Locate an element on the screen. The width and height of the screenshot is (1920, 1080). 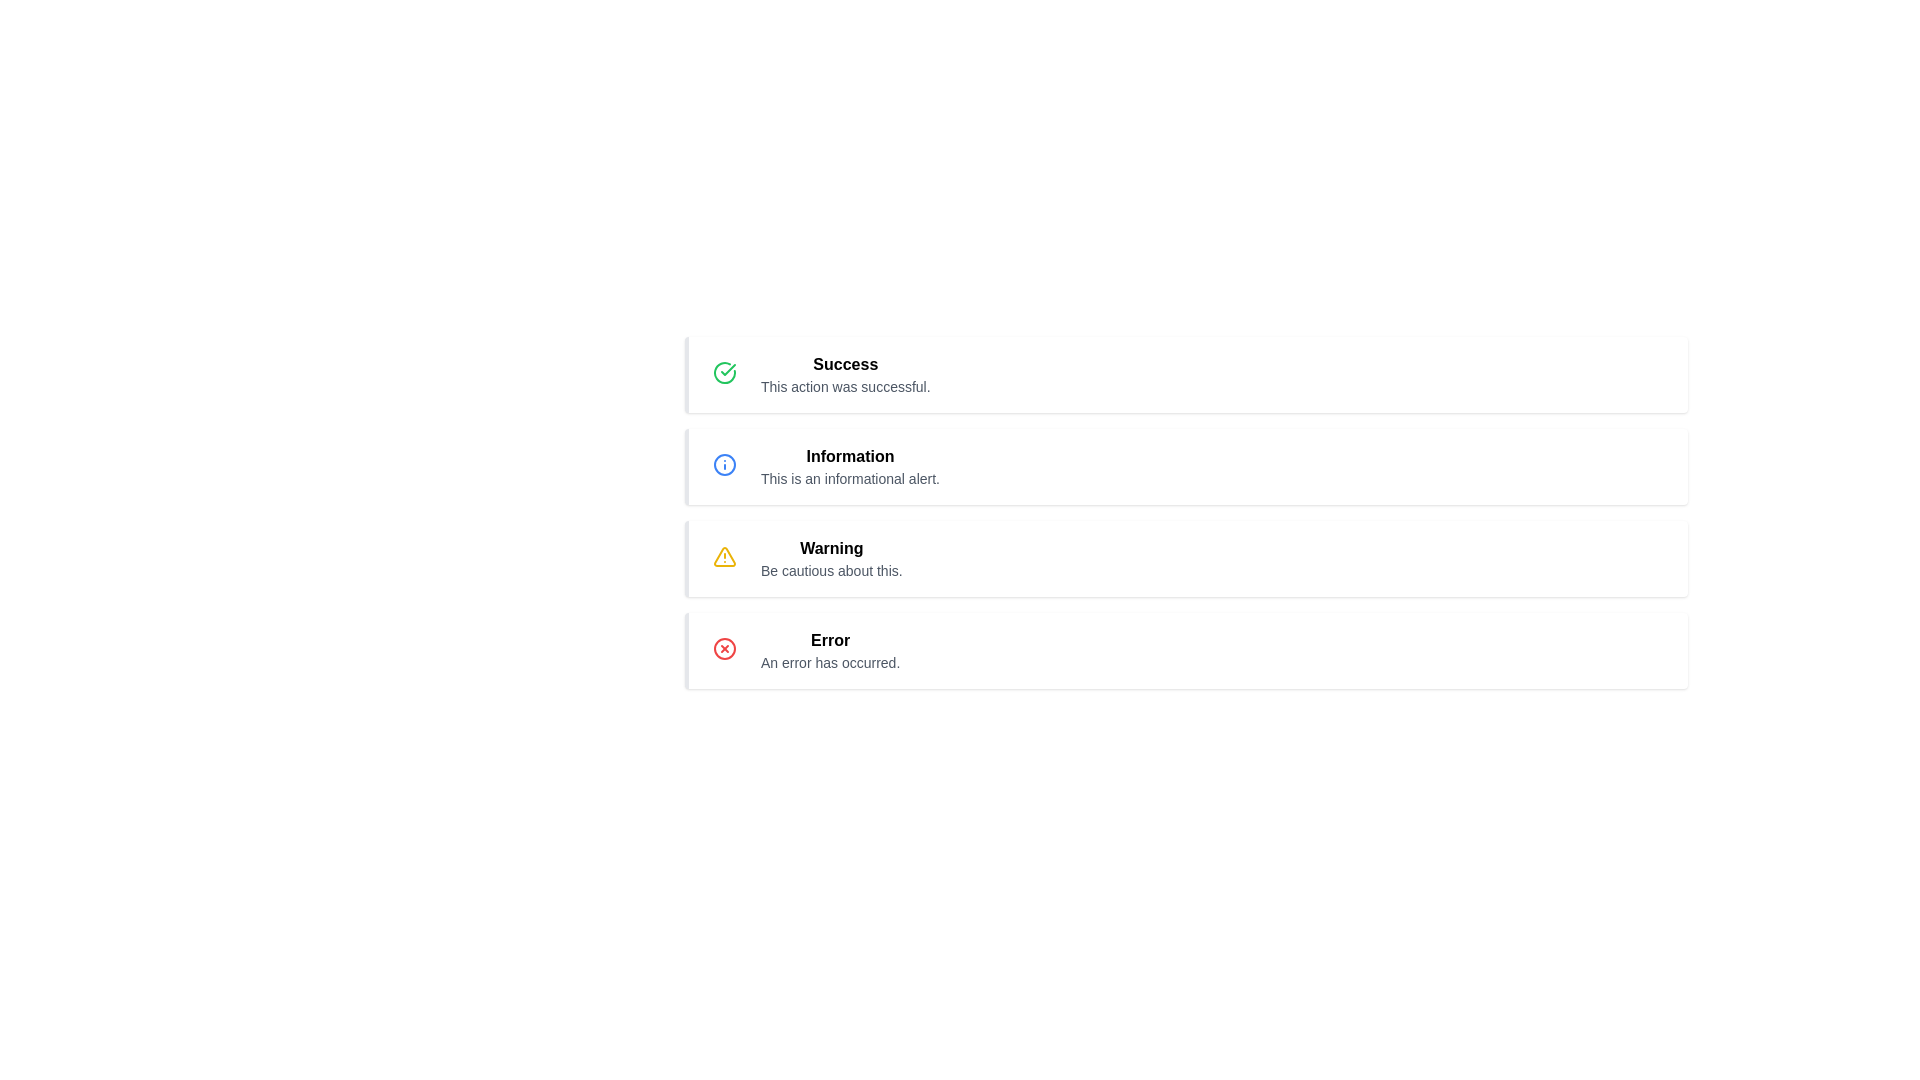
the 'Information' alert icon located on the left side of the alert box labeled 'Information This is an informational alert.' is located at coordinates (723, 465).